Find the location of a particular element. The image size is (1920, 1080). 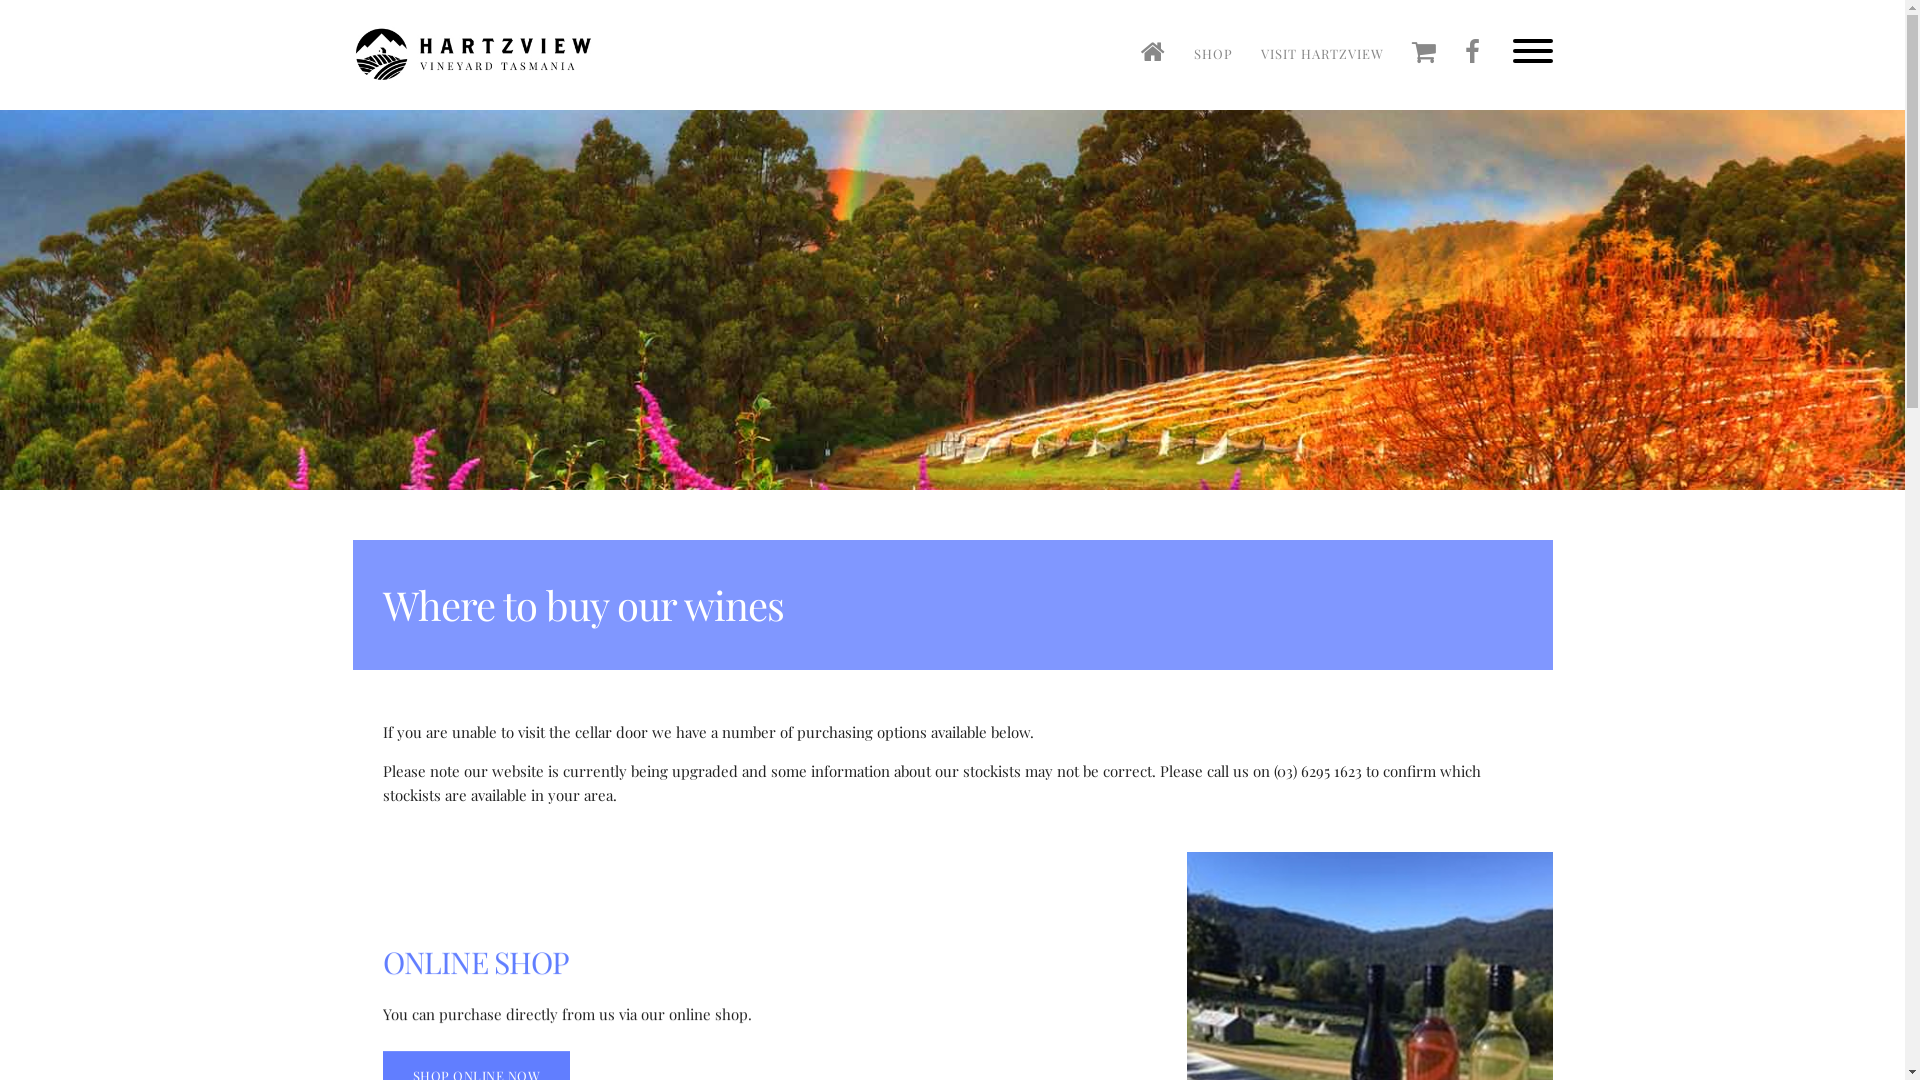

'SHOP' is located at coordinates (1212, 52).